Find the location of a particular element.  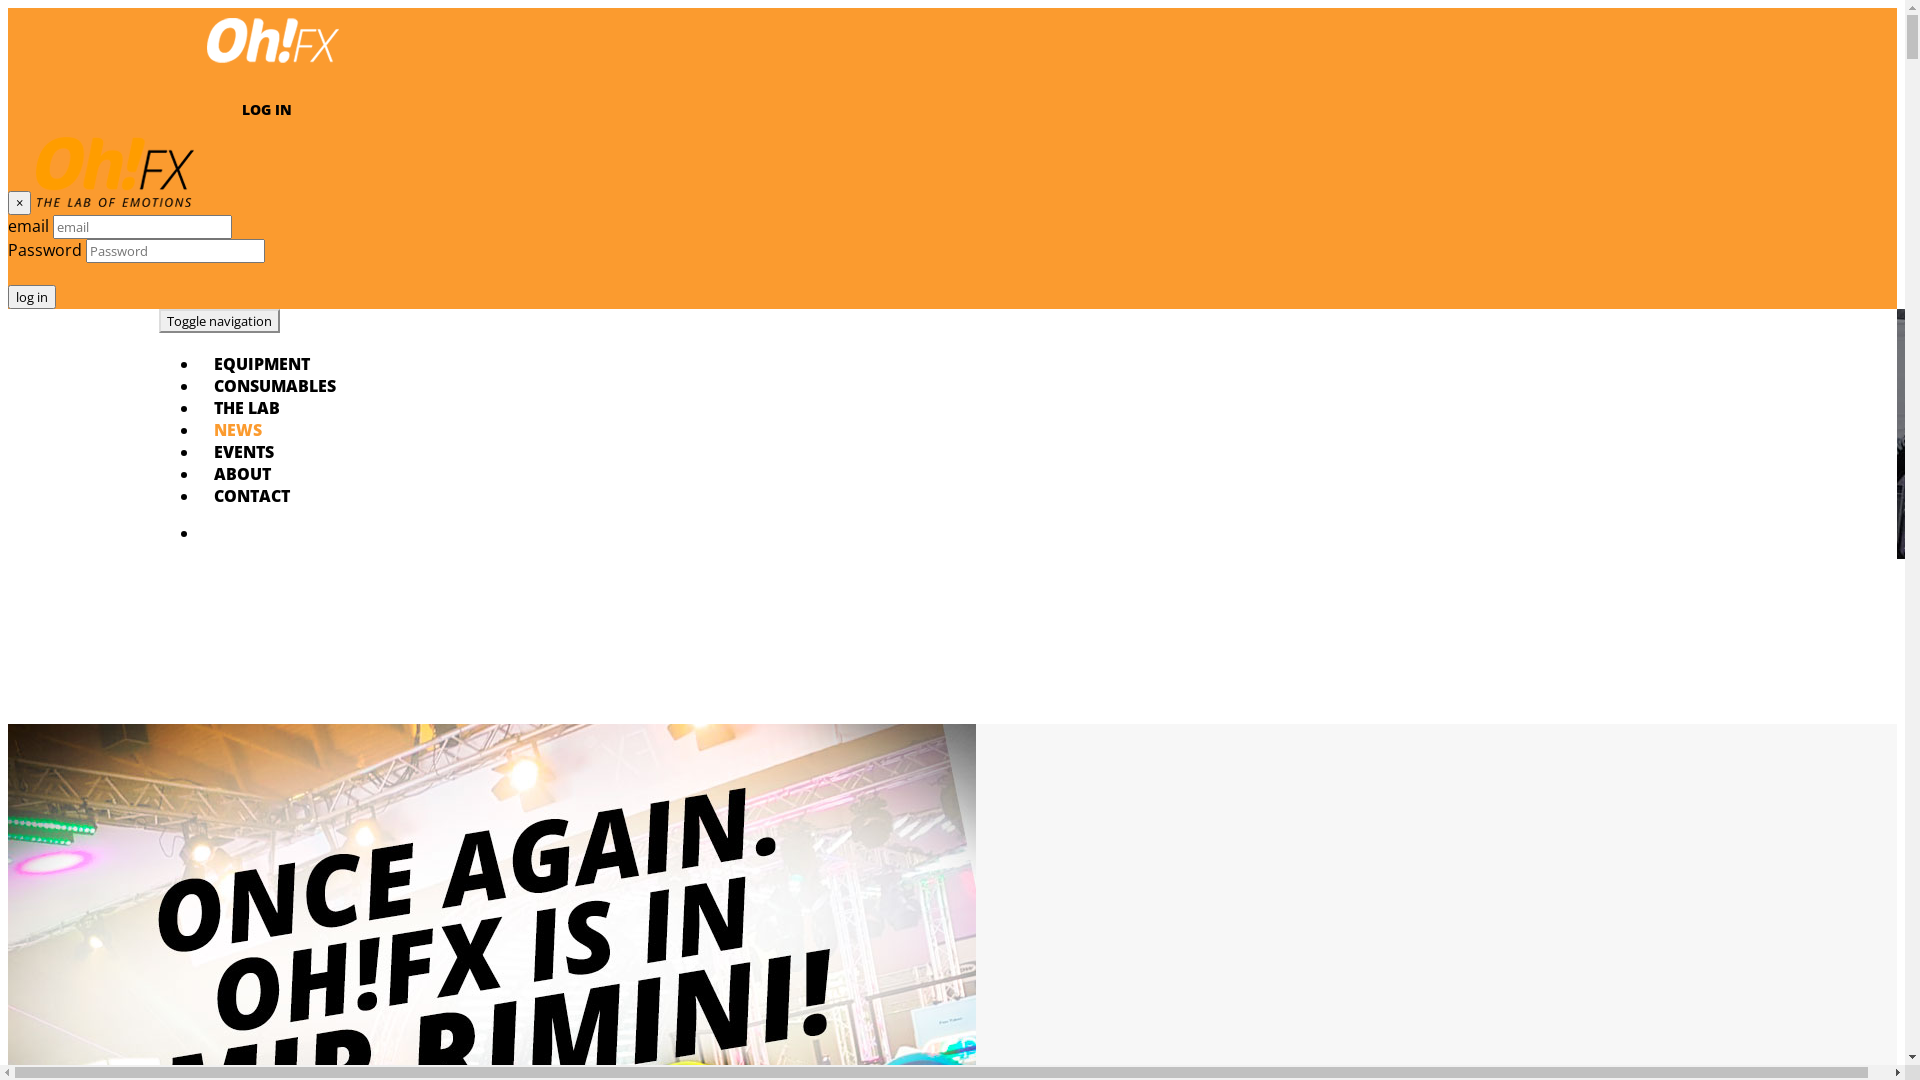

'CONTACT' is located at coordinates (251, 495).